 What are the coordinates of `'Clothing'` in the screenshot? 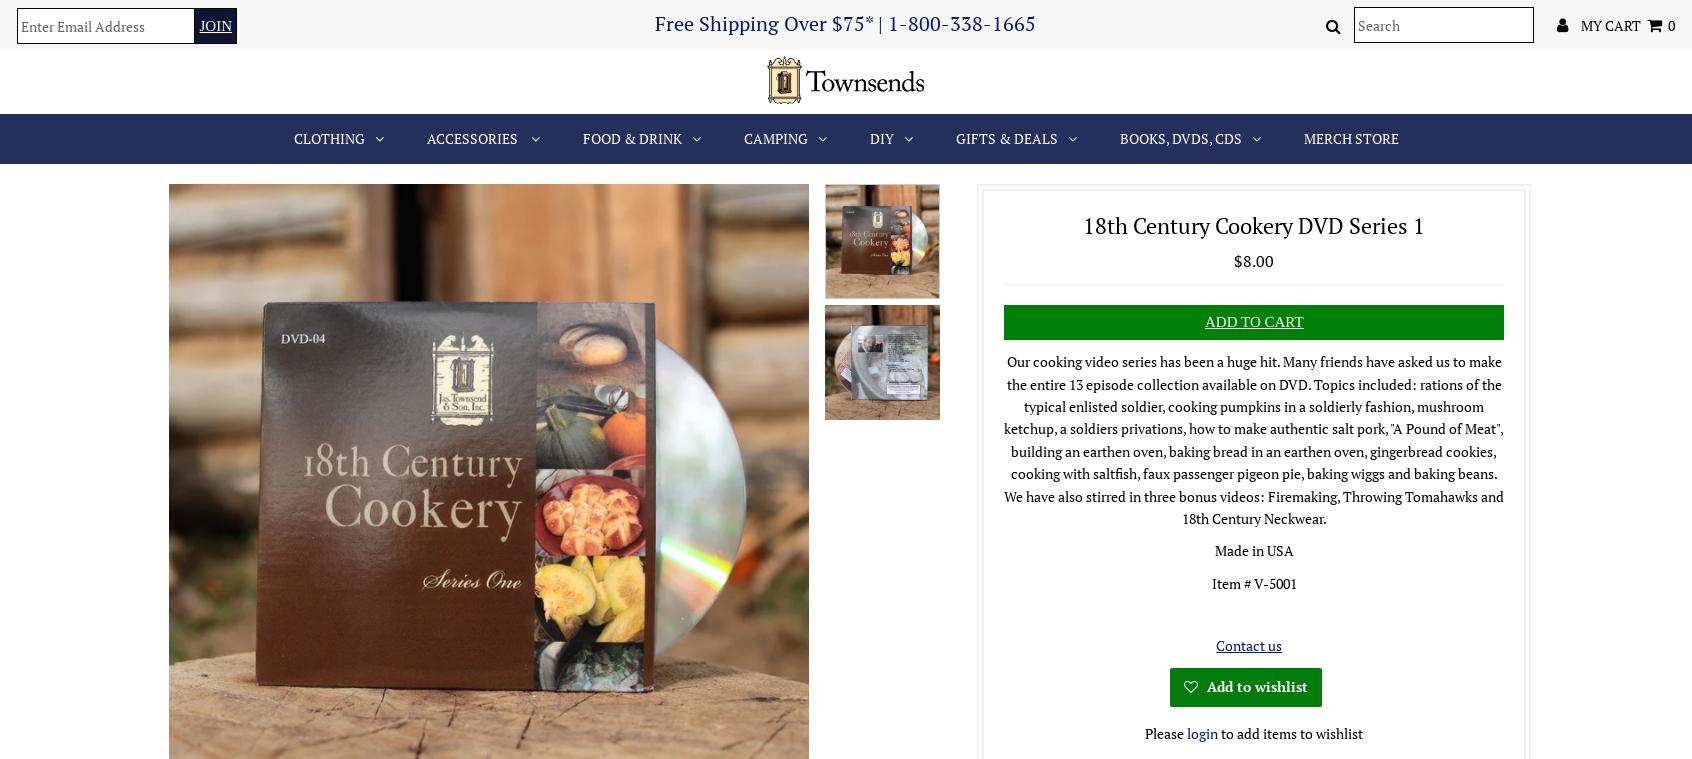 It's located at (327, 137).